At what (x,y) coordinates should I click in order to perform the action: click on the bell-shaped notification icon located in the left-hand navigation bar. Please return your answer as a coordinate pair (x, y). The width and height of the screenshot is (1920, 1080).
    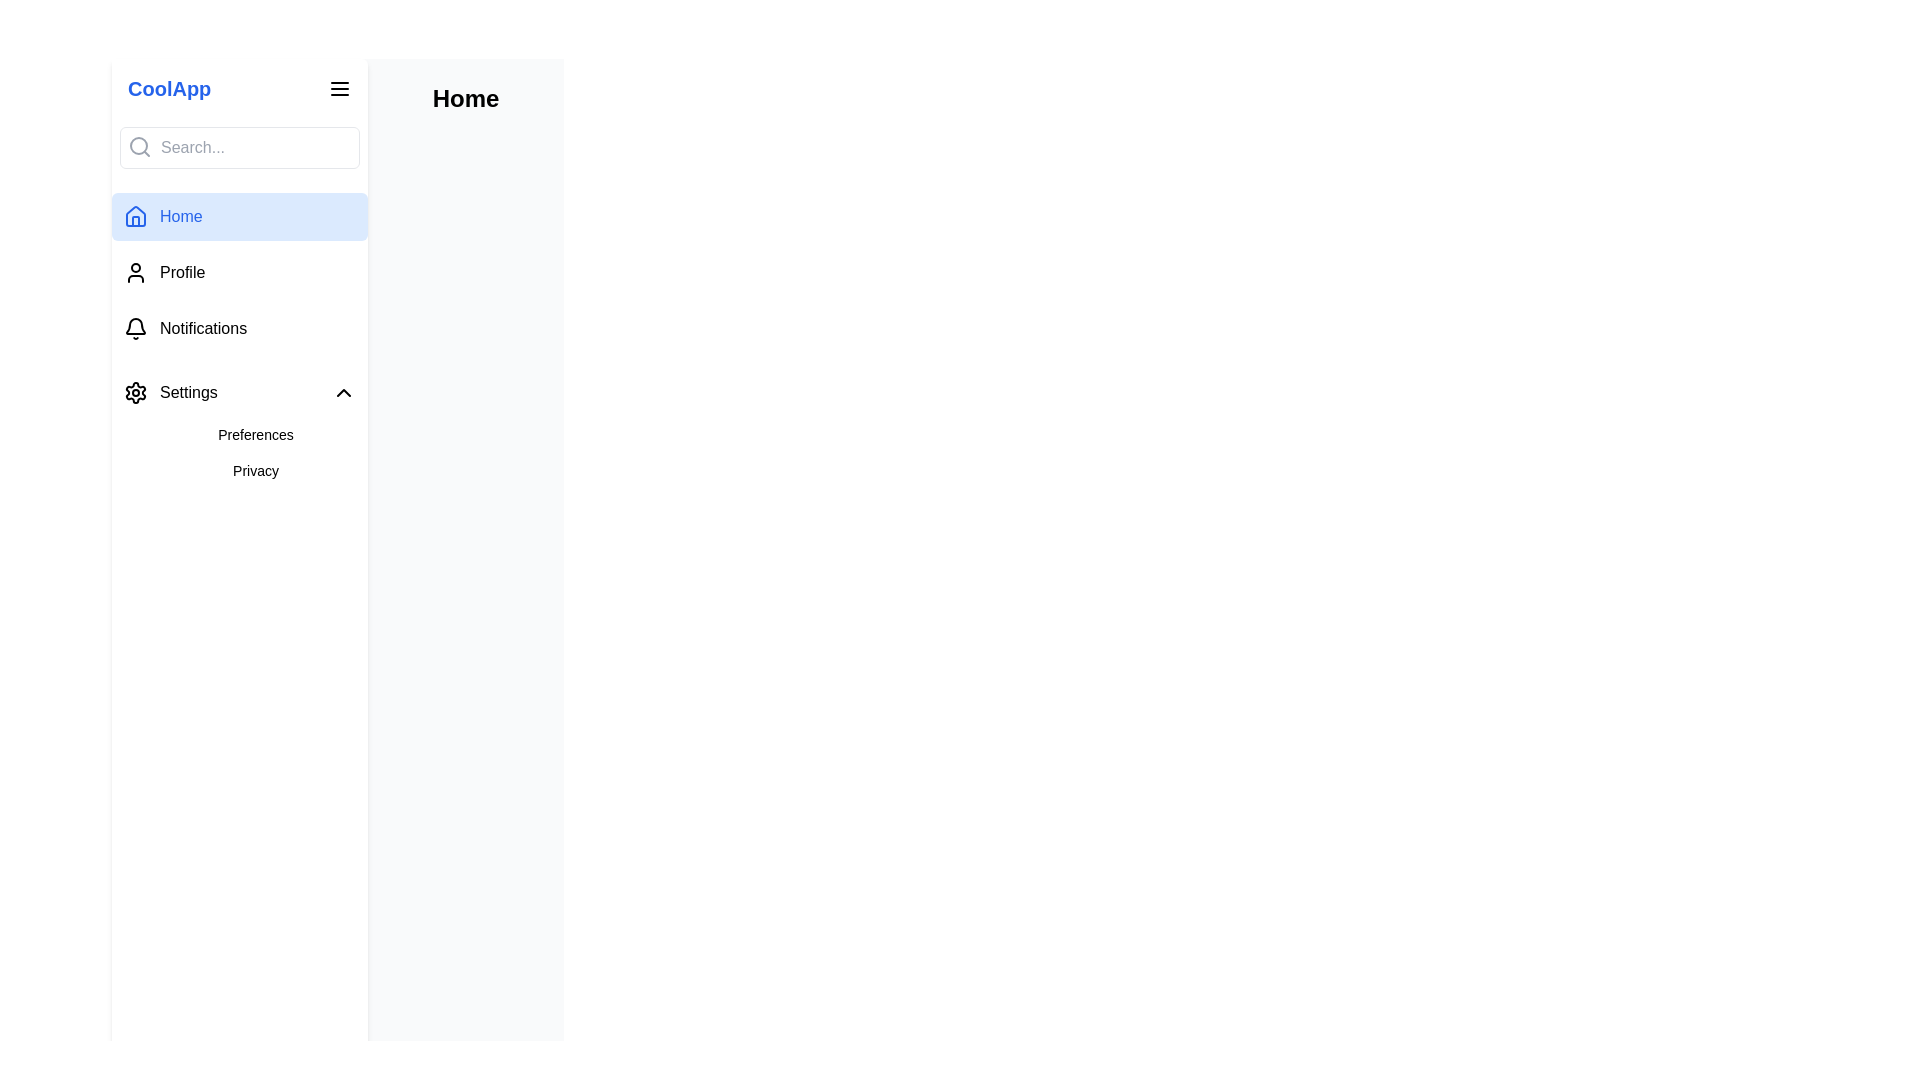
    Looking at the image, I should click on (134, 325).